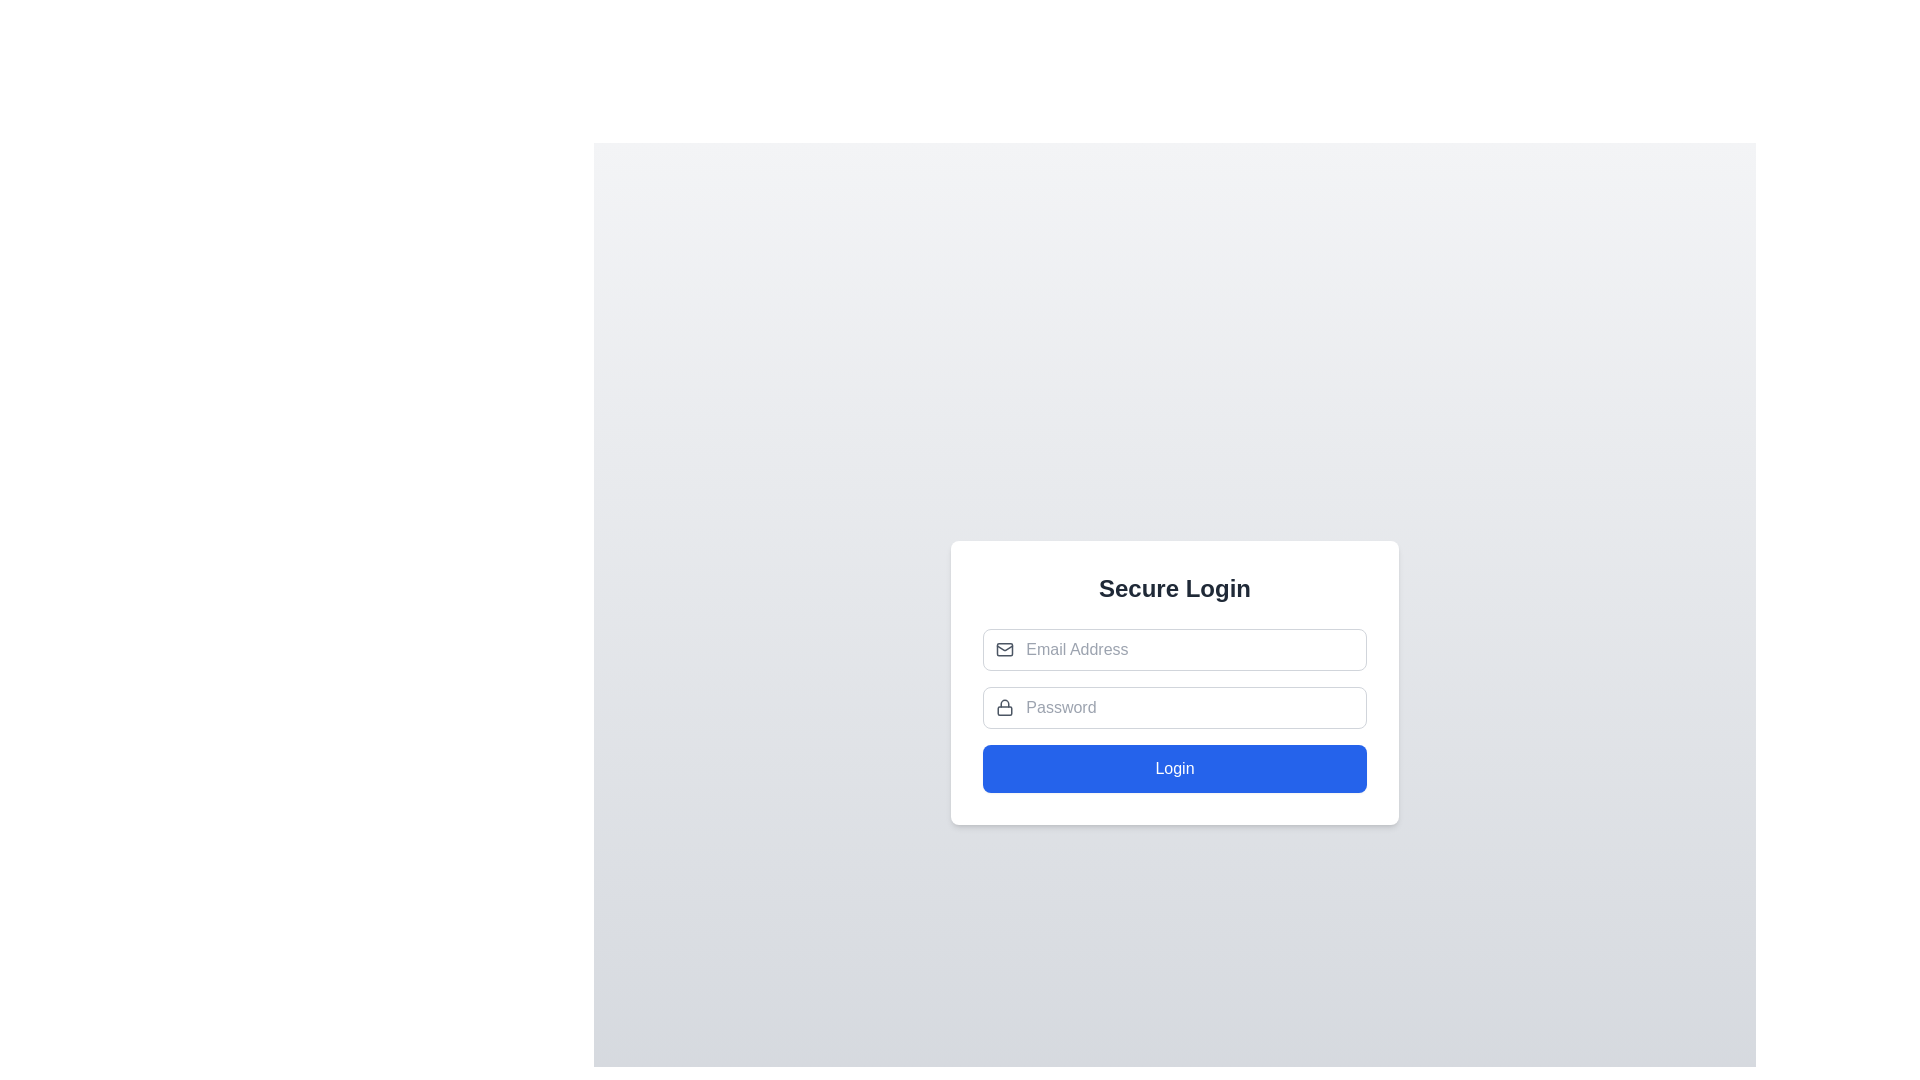 This screenshot has height=1080, width=1920. I want to click on the submission button located at the bottom of the login form to change its color, so click(1175, 767).